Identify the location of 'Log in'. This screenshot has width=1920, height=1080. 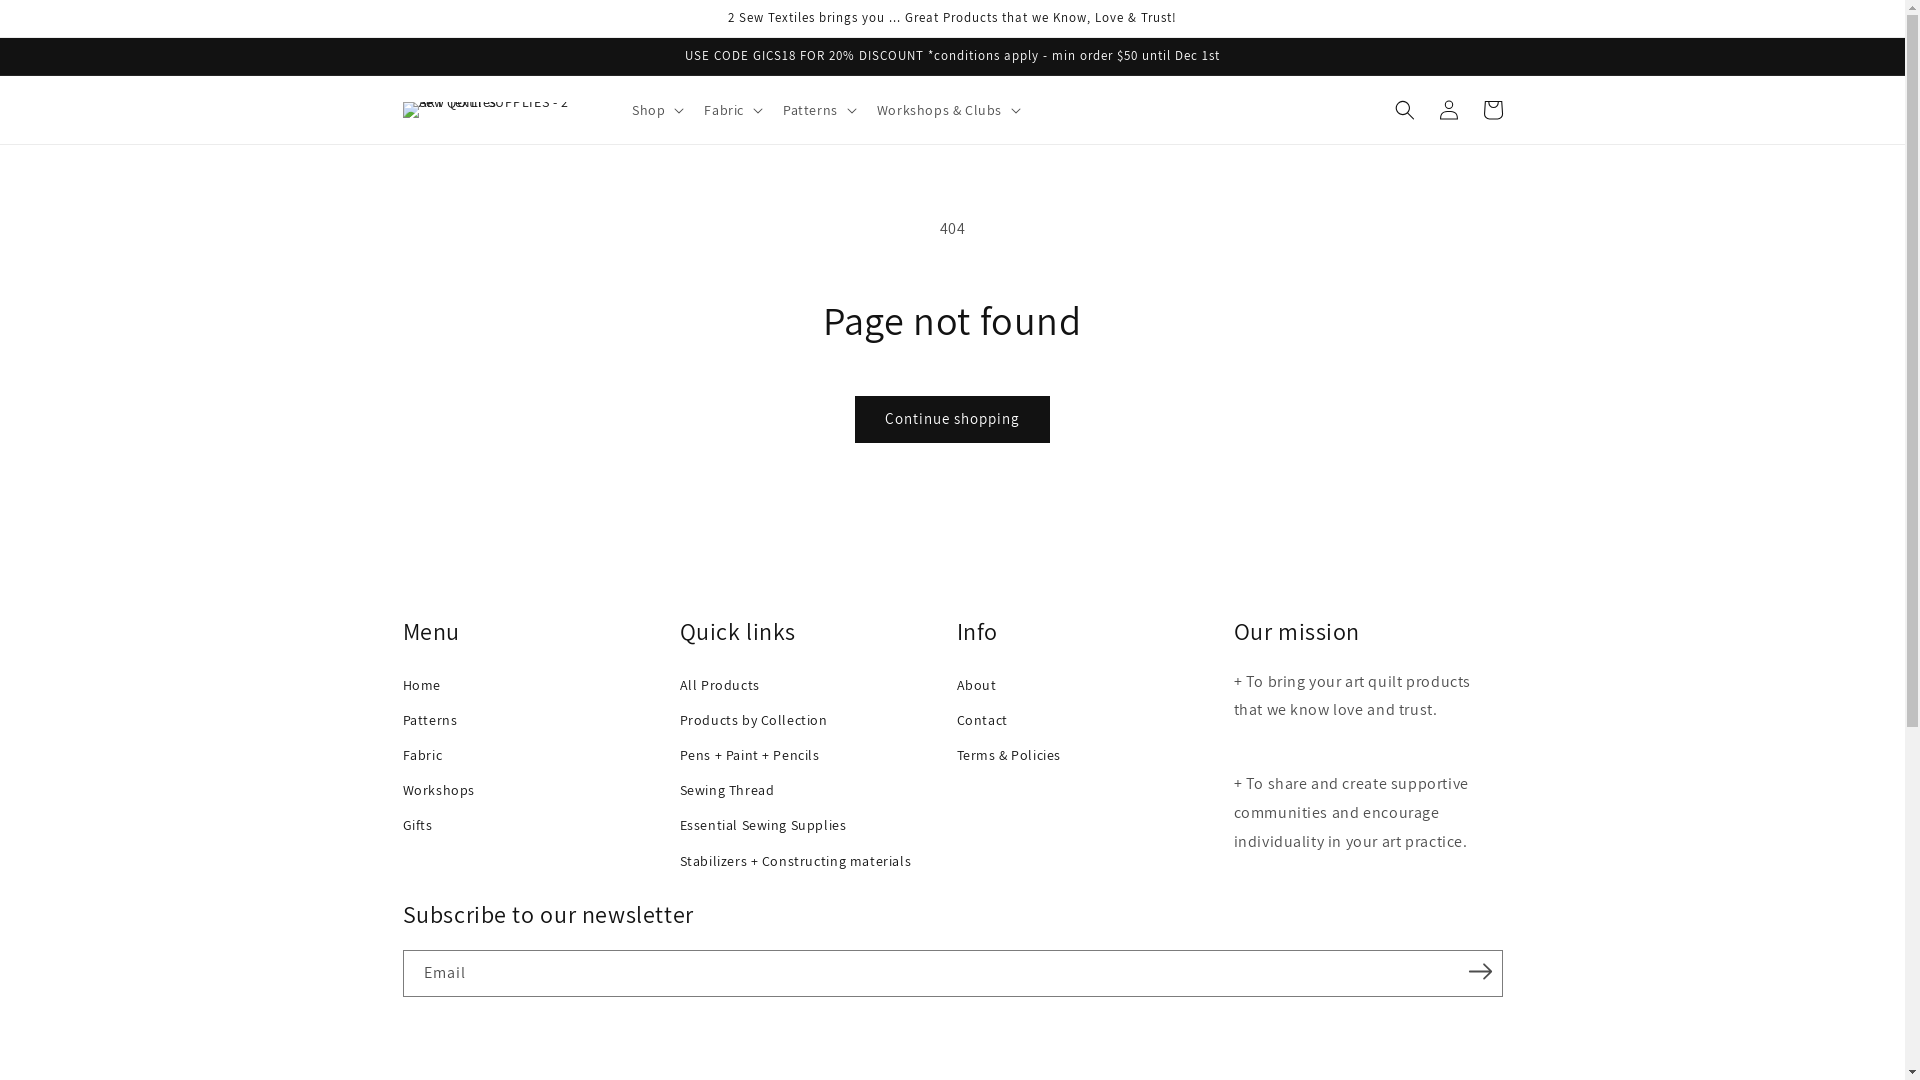
(1448, 110).